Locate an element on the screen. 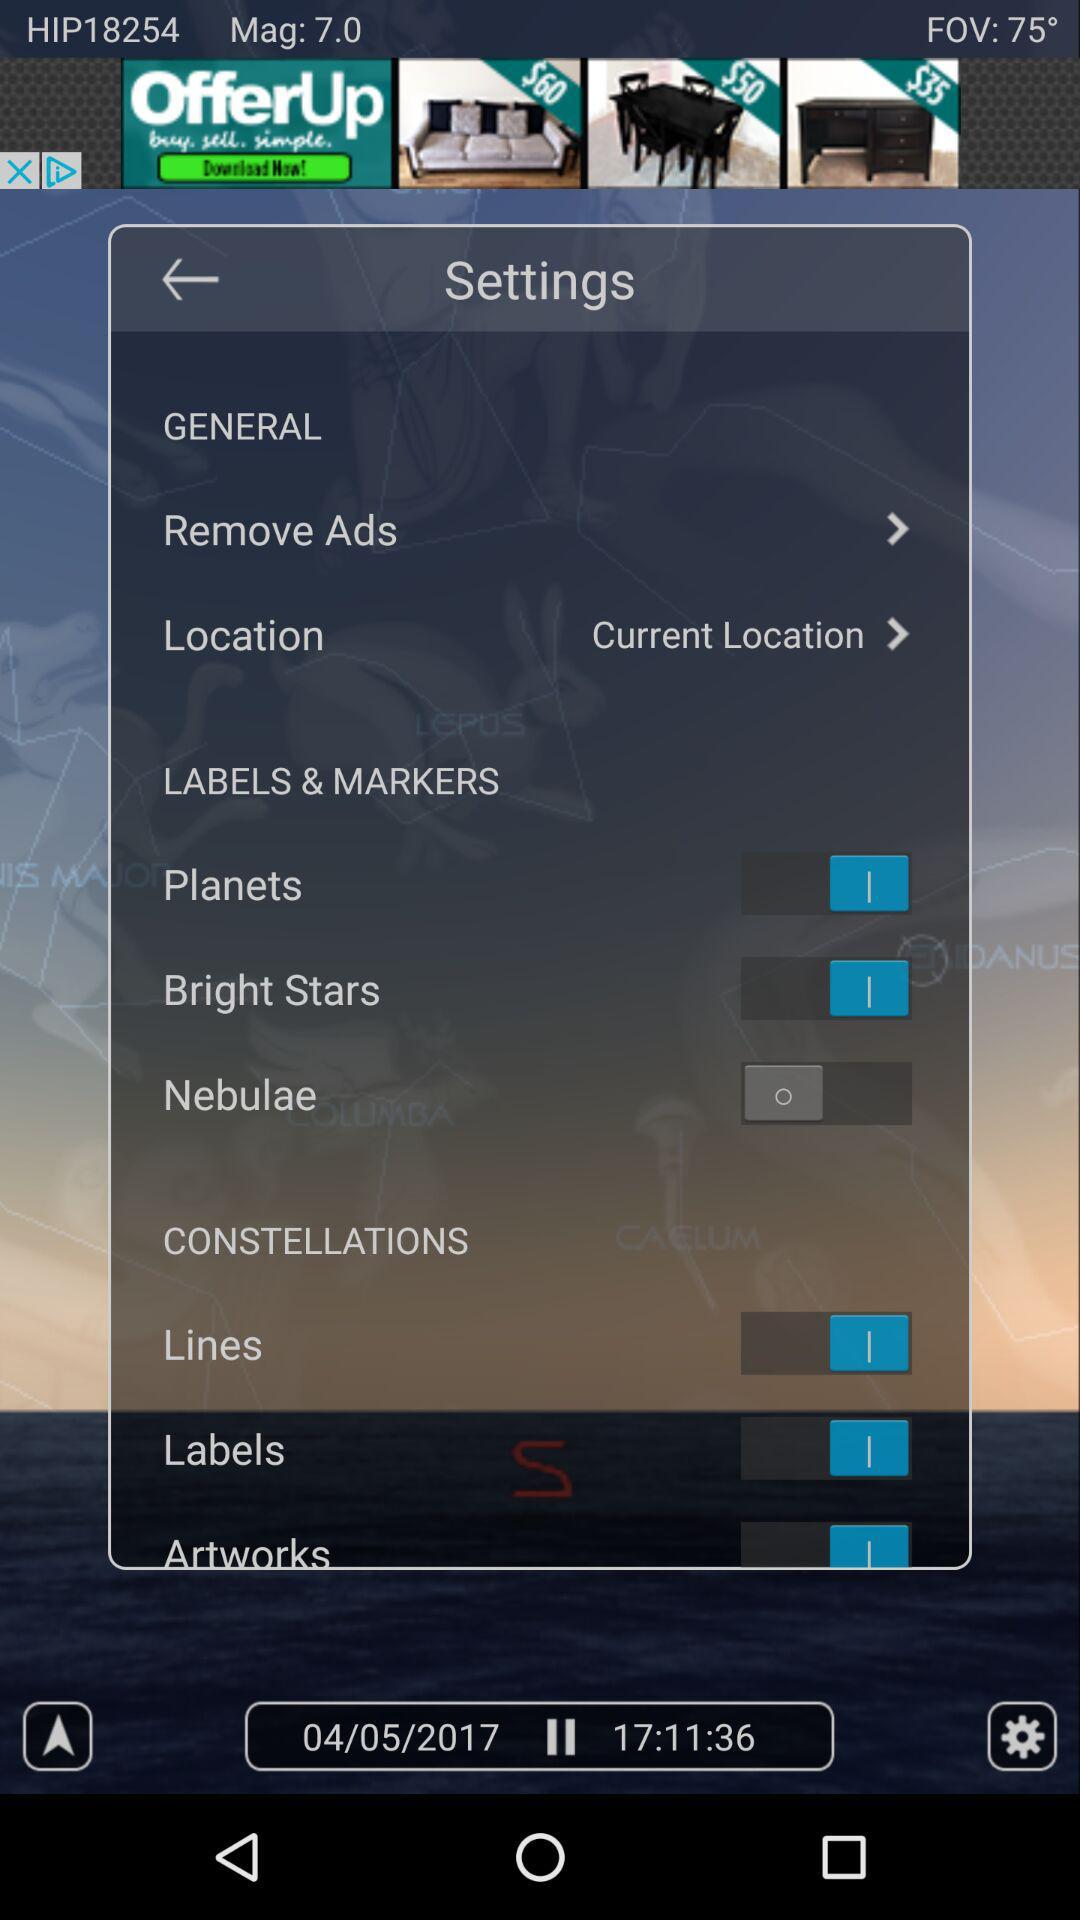  planets label is located at coordinates (852, 882).